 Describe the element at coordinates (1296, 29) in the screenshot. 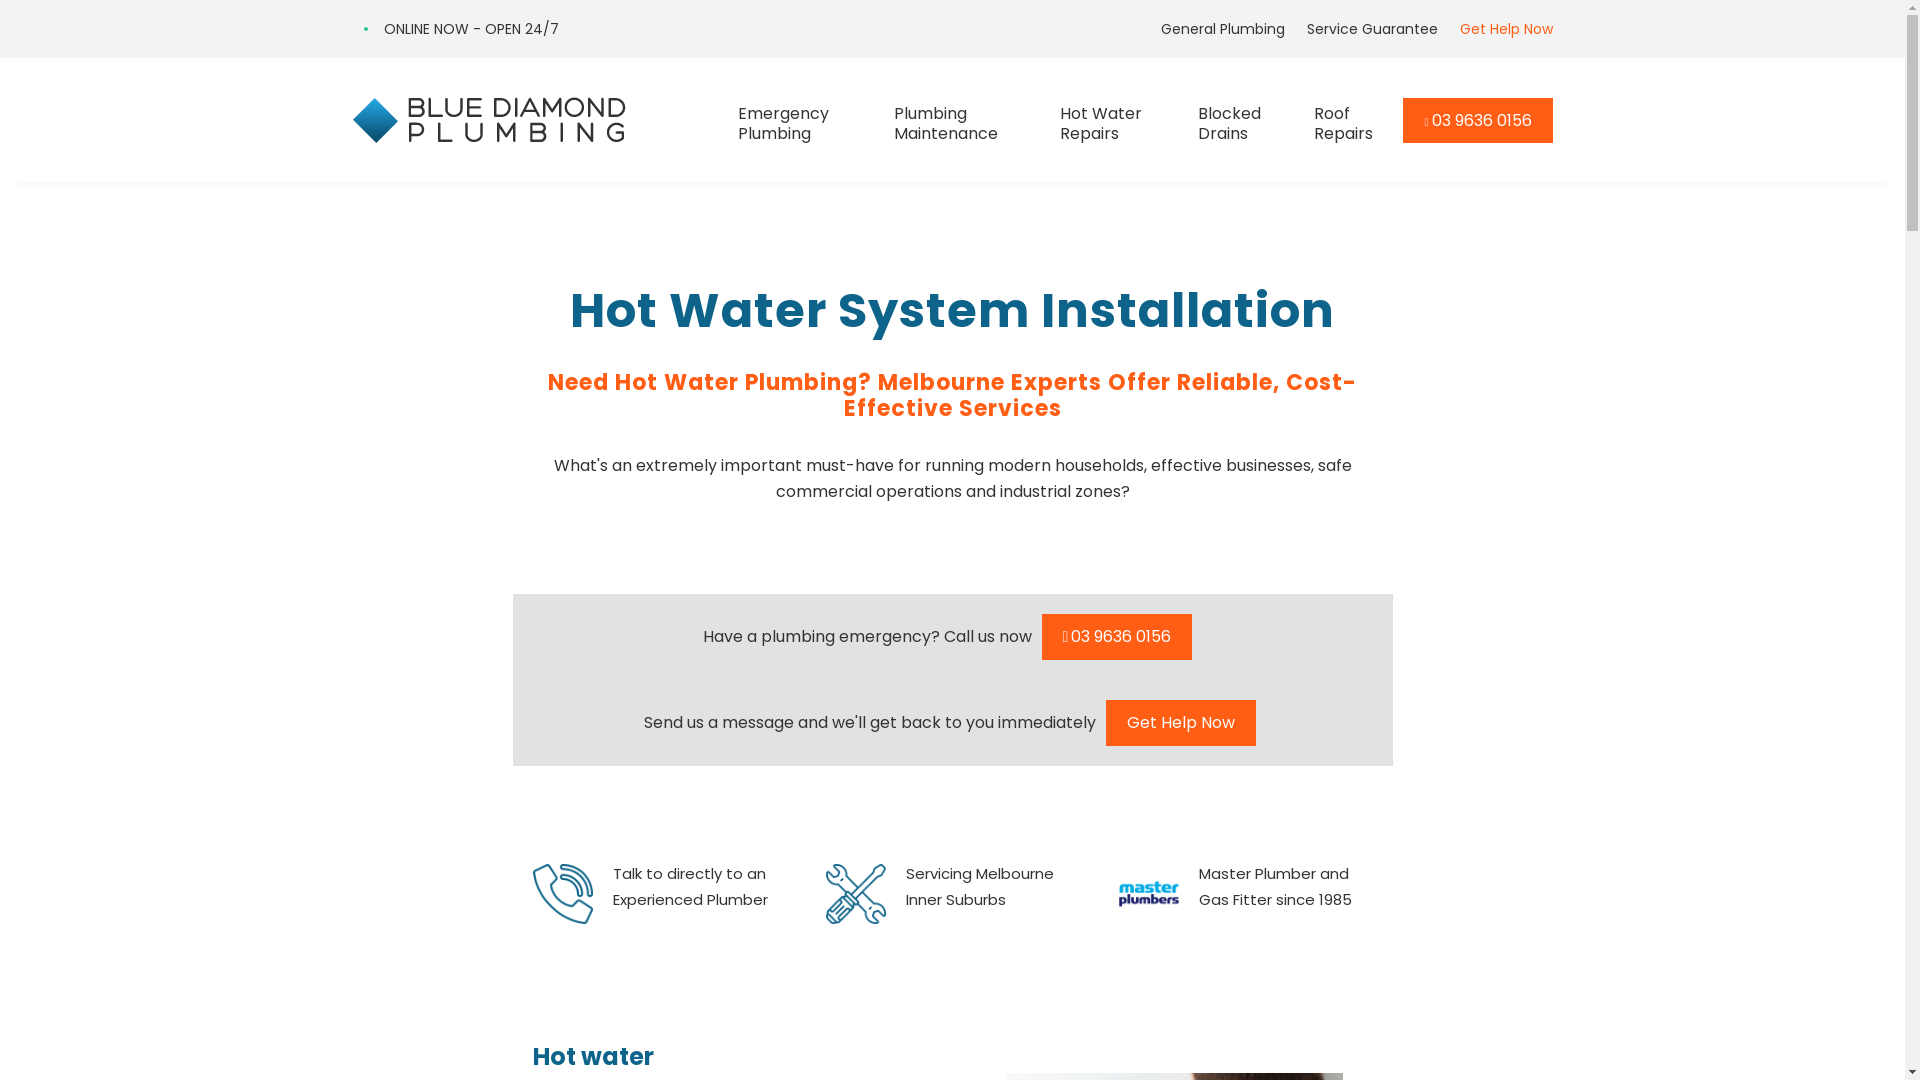

I see `'Service Guarantee'` at that location.